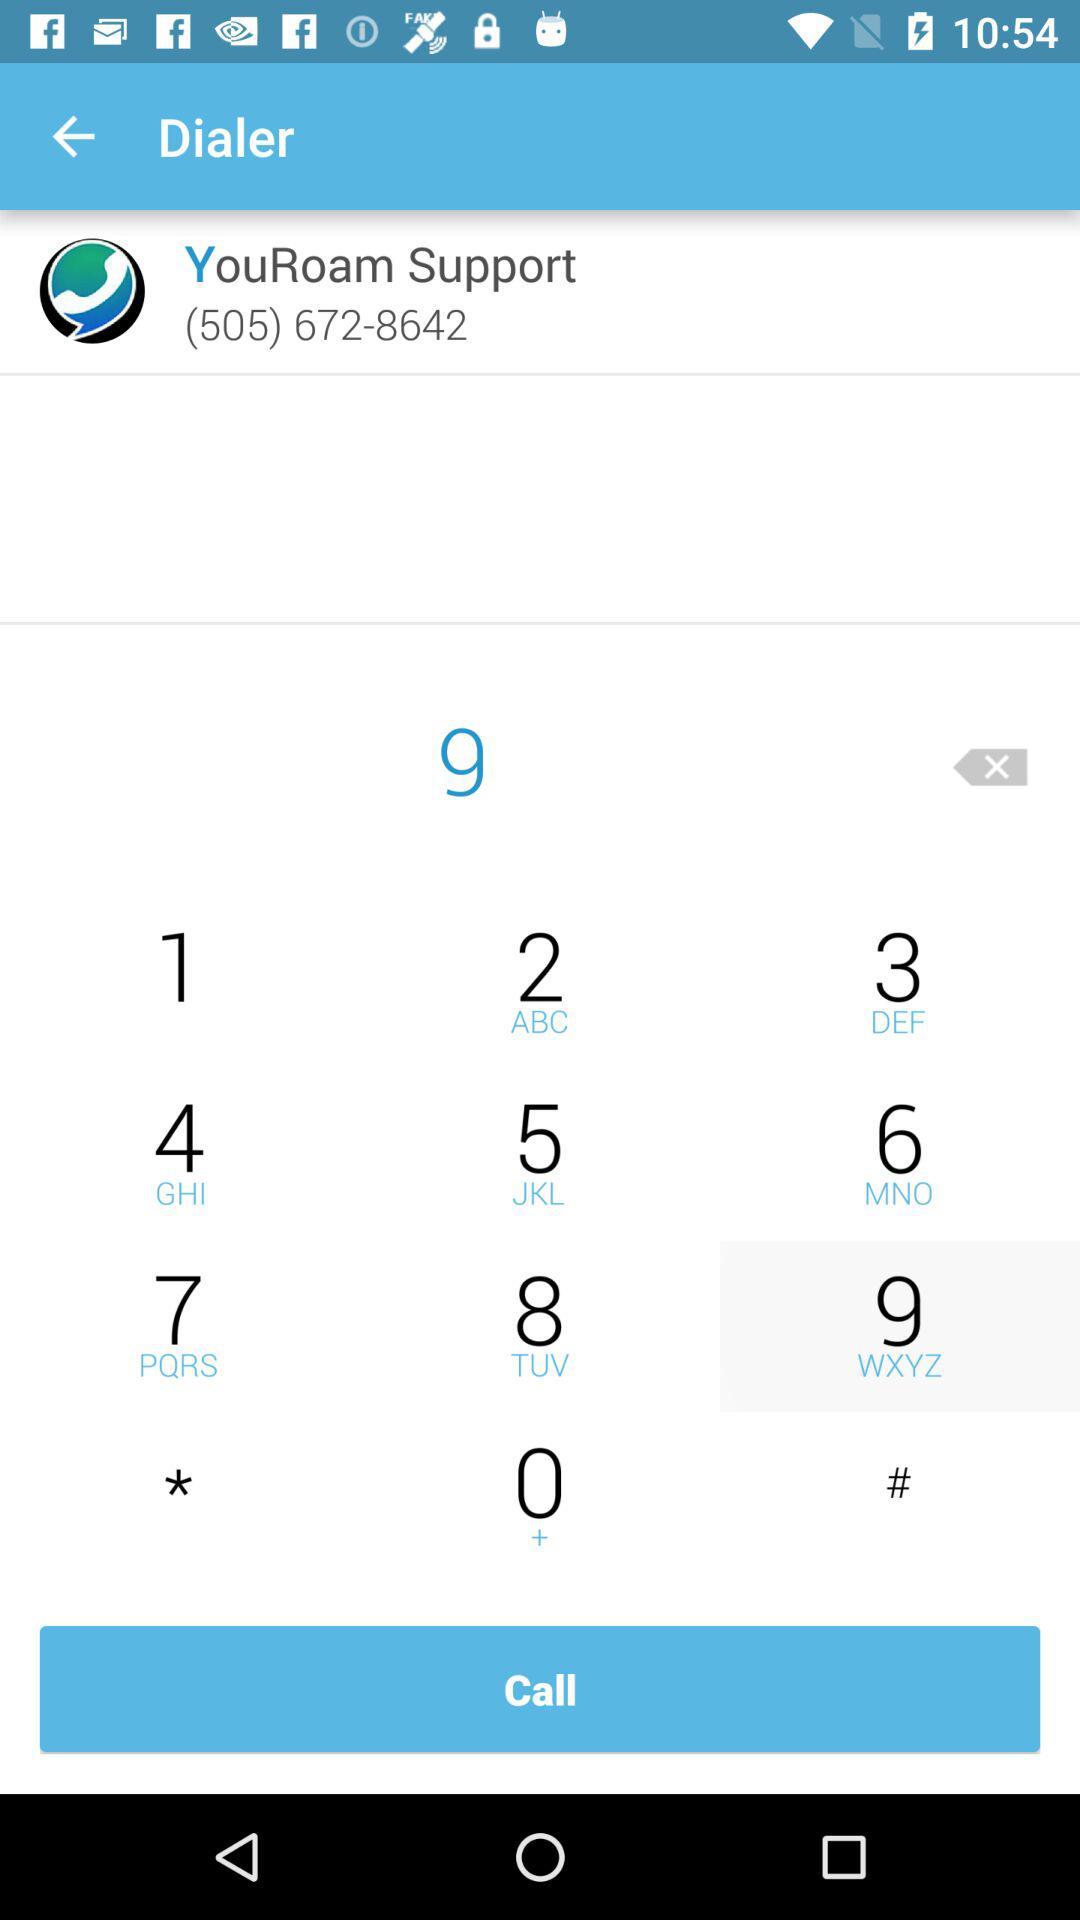  I want to click on the close icon, so click(990, 758).